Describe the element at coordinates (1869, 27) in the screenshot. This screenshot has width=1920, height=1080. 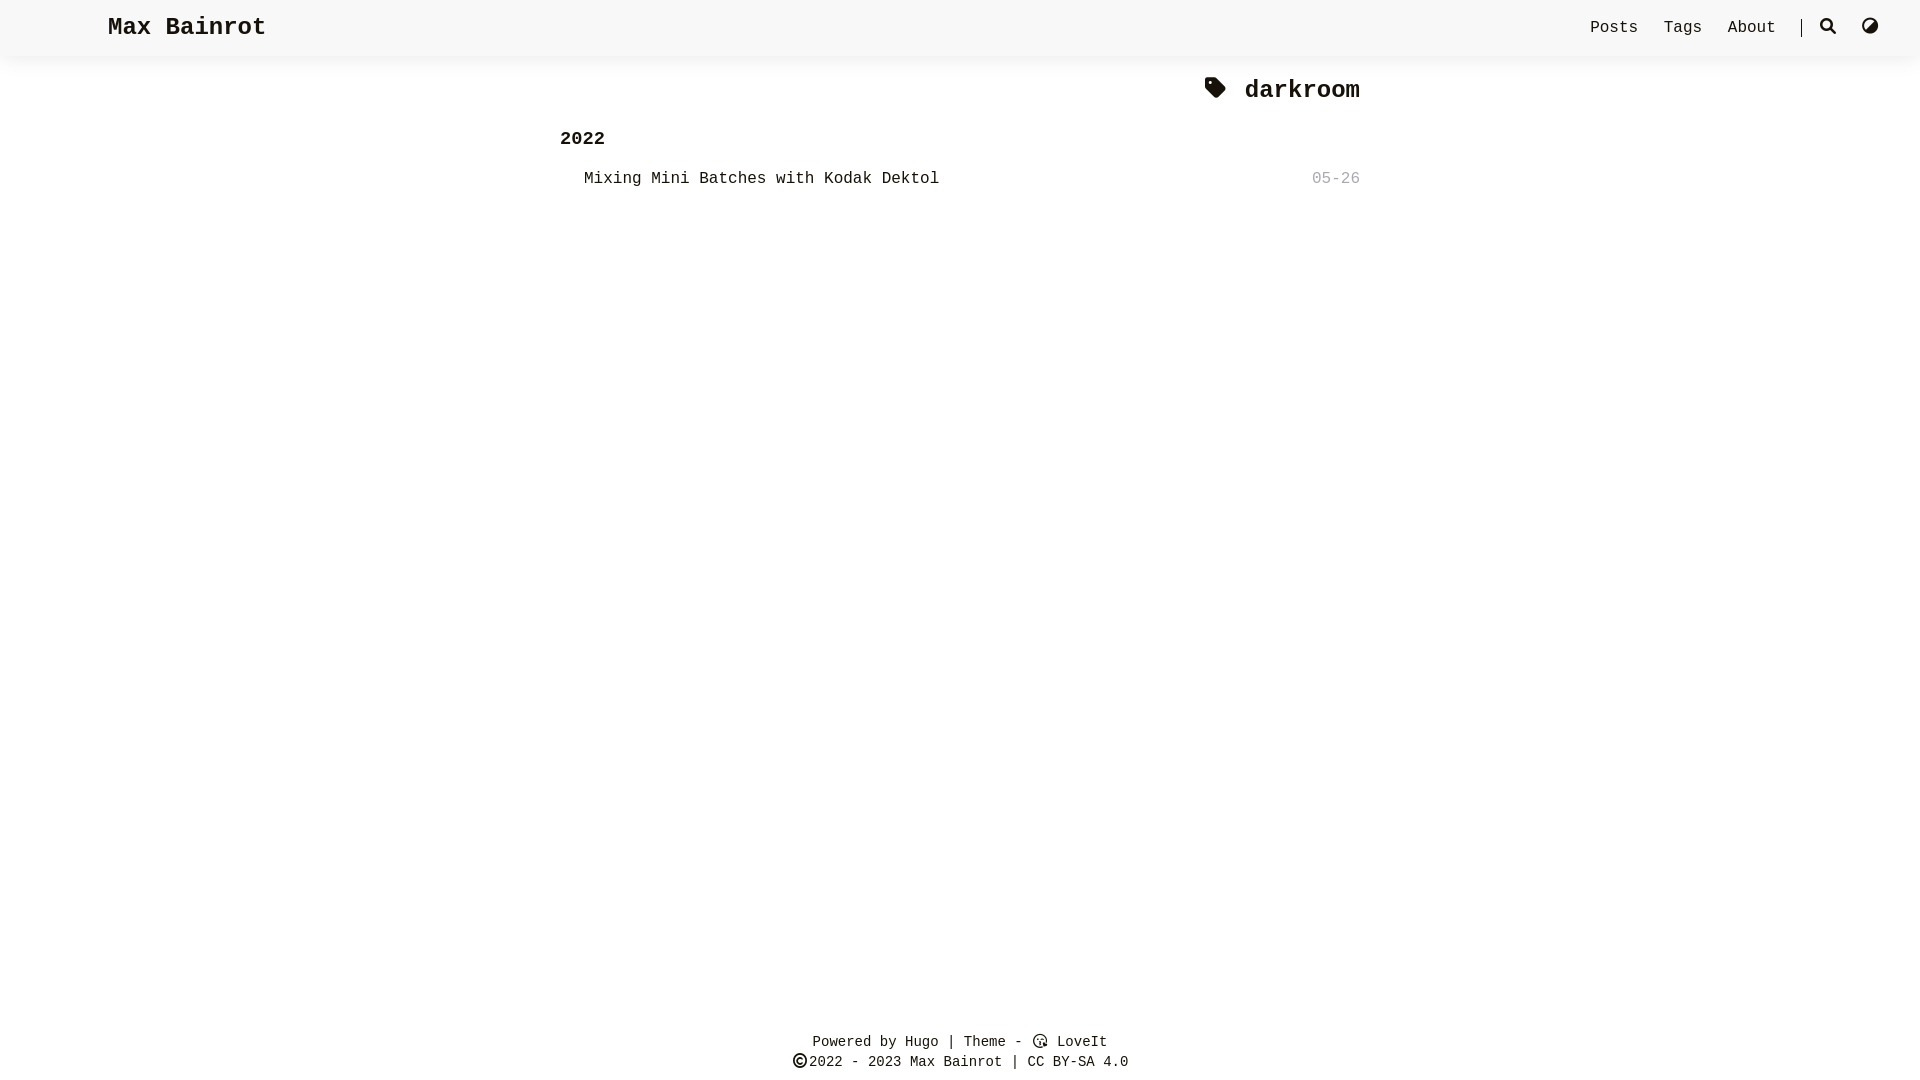
I see `'Switch Theme'` at that location.